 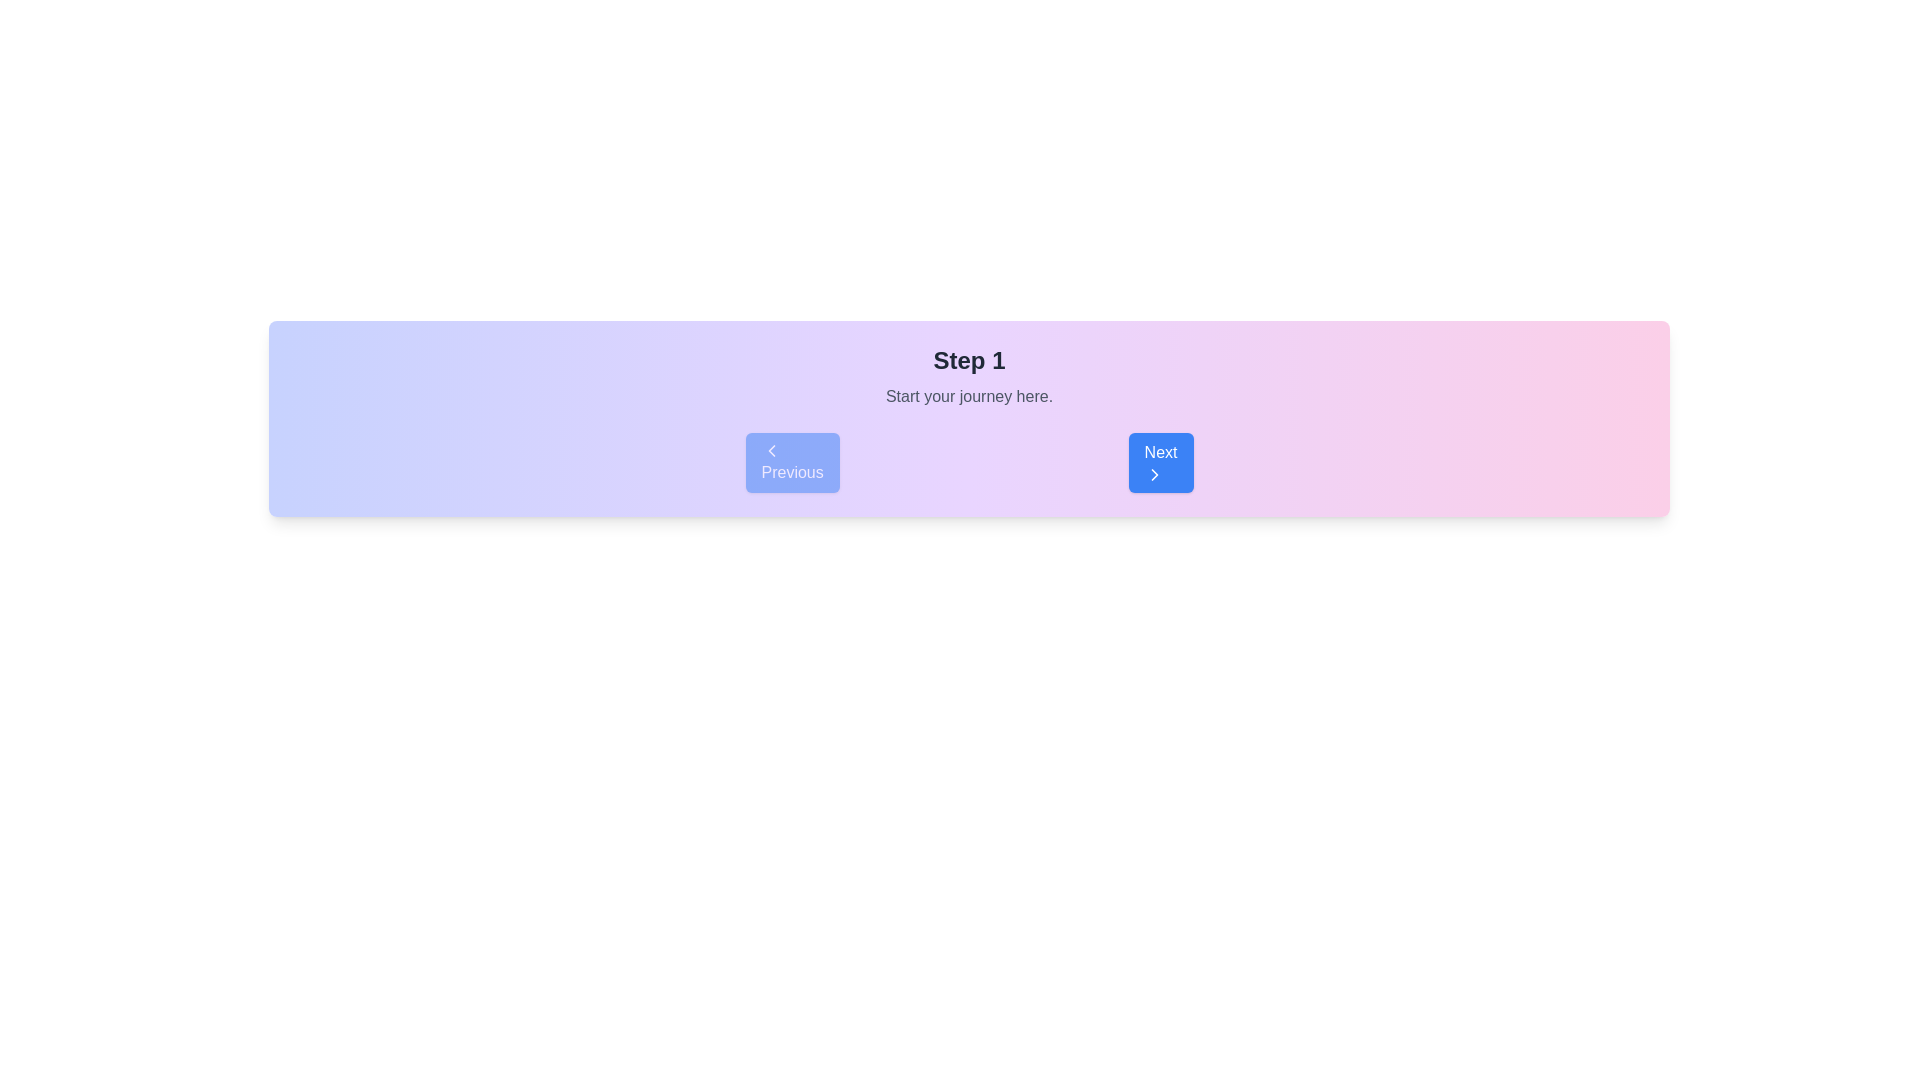 I want to click on the 'Next' button with blue background and white text, so click(x=1161, y=462).